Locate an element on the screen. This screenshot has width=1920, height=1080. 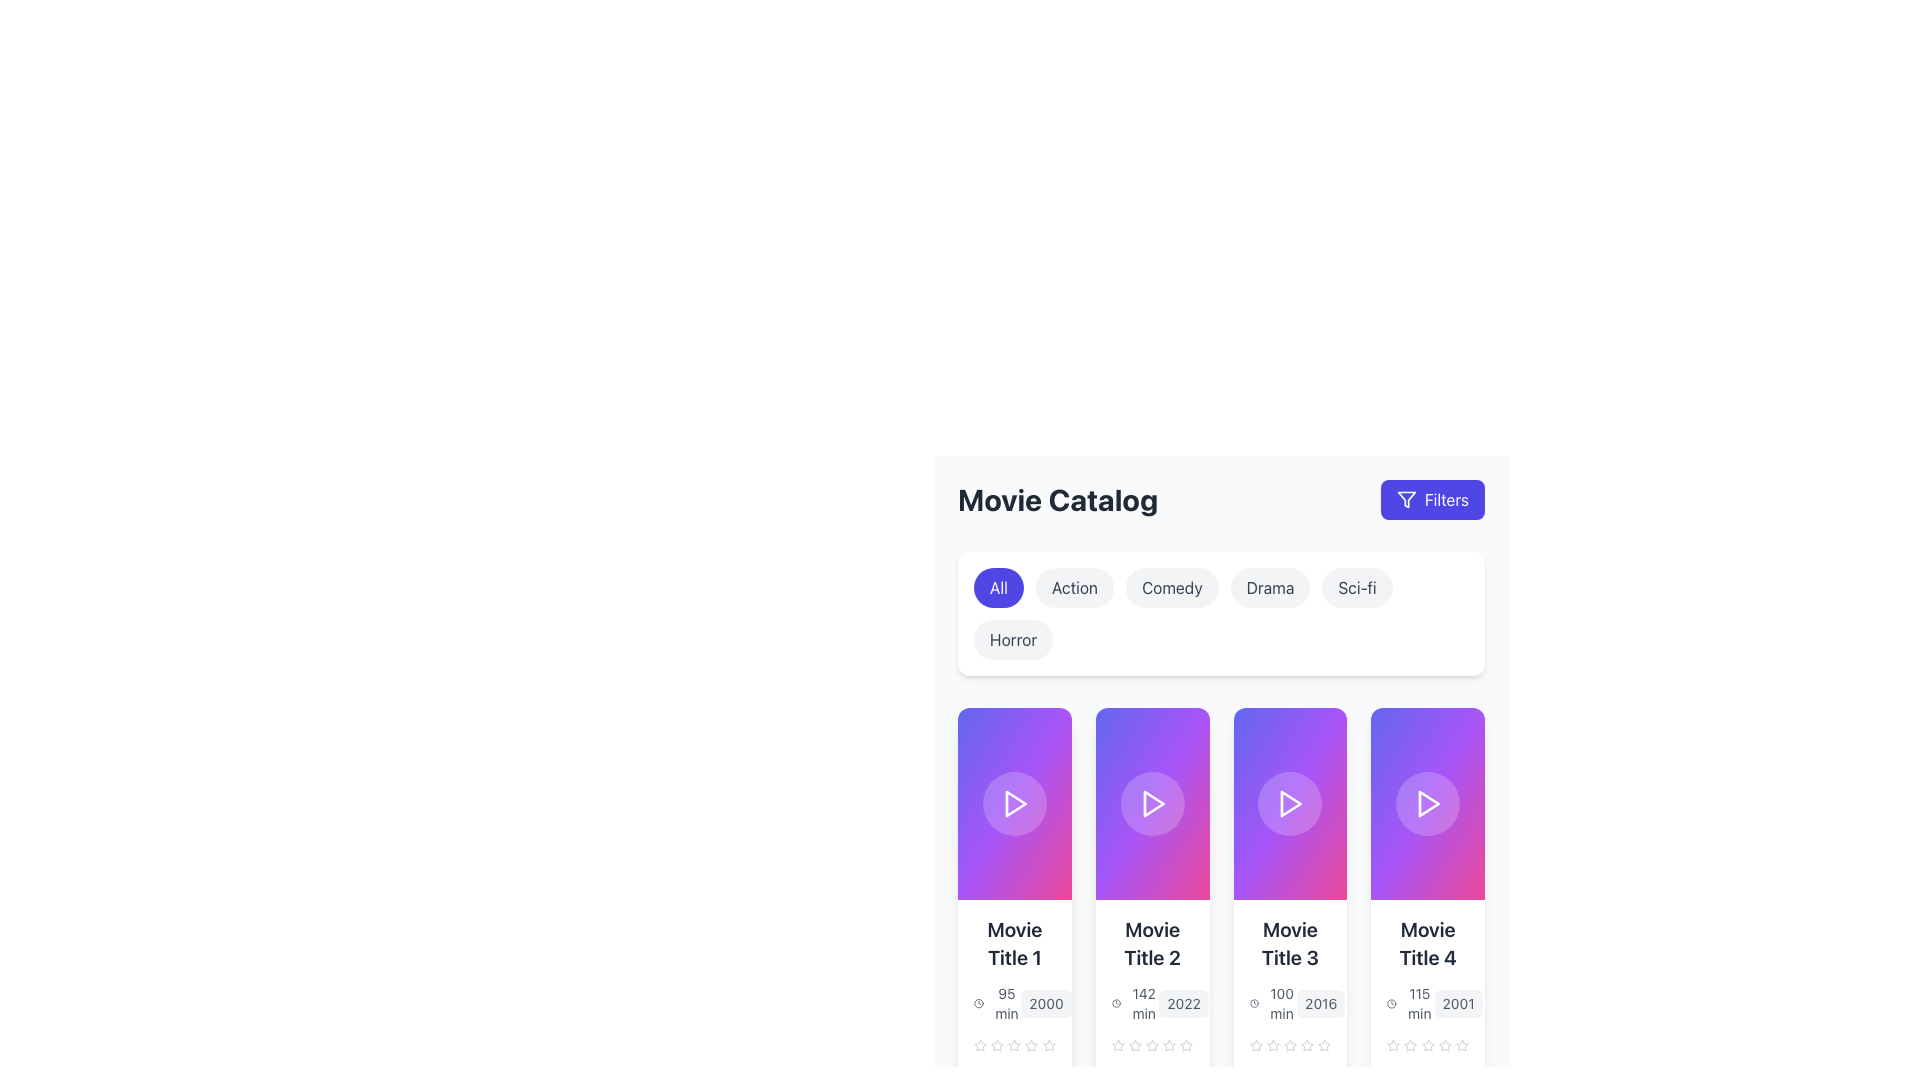
the fifth gray star-shaped icon in the rating feature for 'Movie Title 3' is located at coordinates (1307, 1044).